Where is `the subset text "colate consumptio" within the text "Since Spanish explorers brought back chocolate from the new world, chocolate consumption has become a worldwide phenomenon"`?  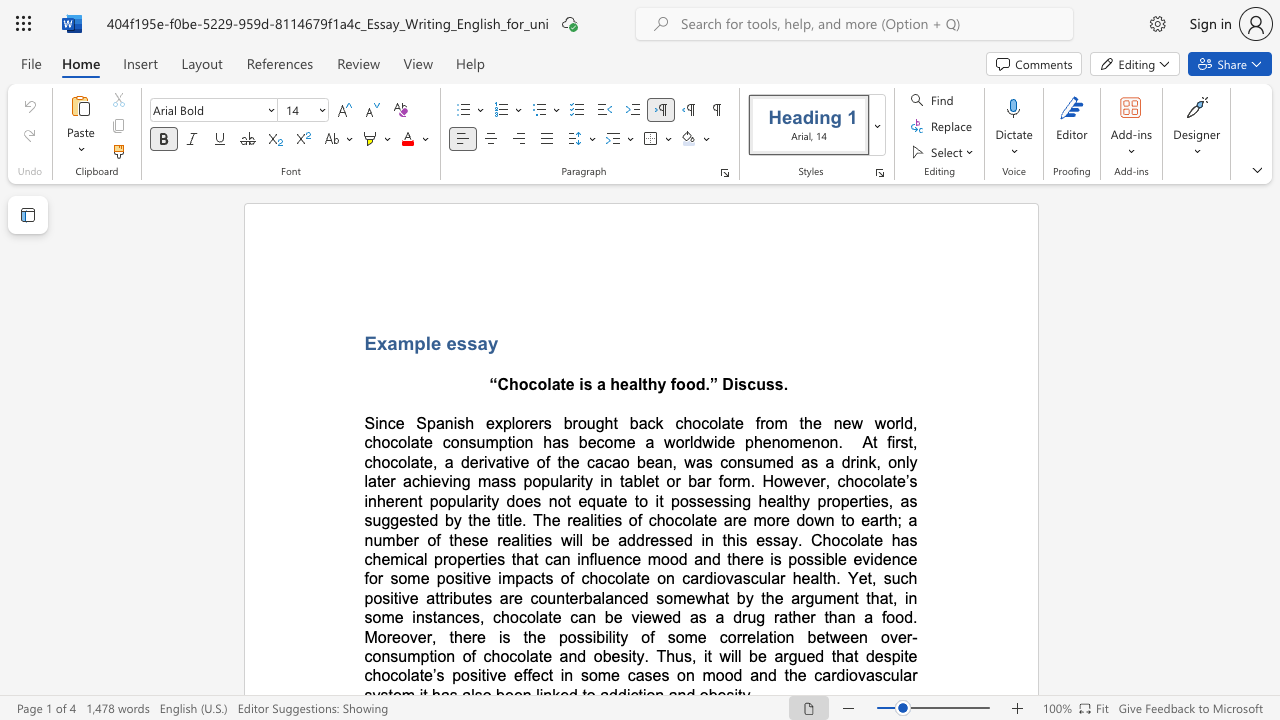
the subset text "colate consumptio" within the text "Since Spanish explorers brought back chocolate from the new world, chocolate consumption has become a worldwide phenomenon" is located at coordinates (390, 441).